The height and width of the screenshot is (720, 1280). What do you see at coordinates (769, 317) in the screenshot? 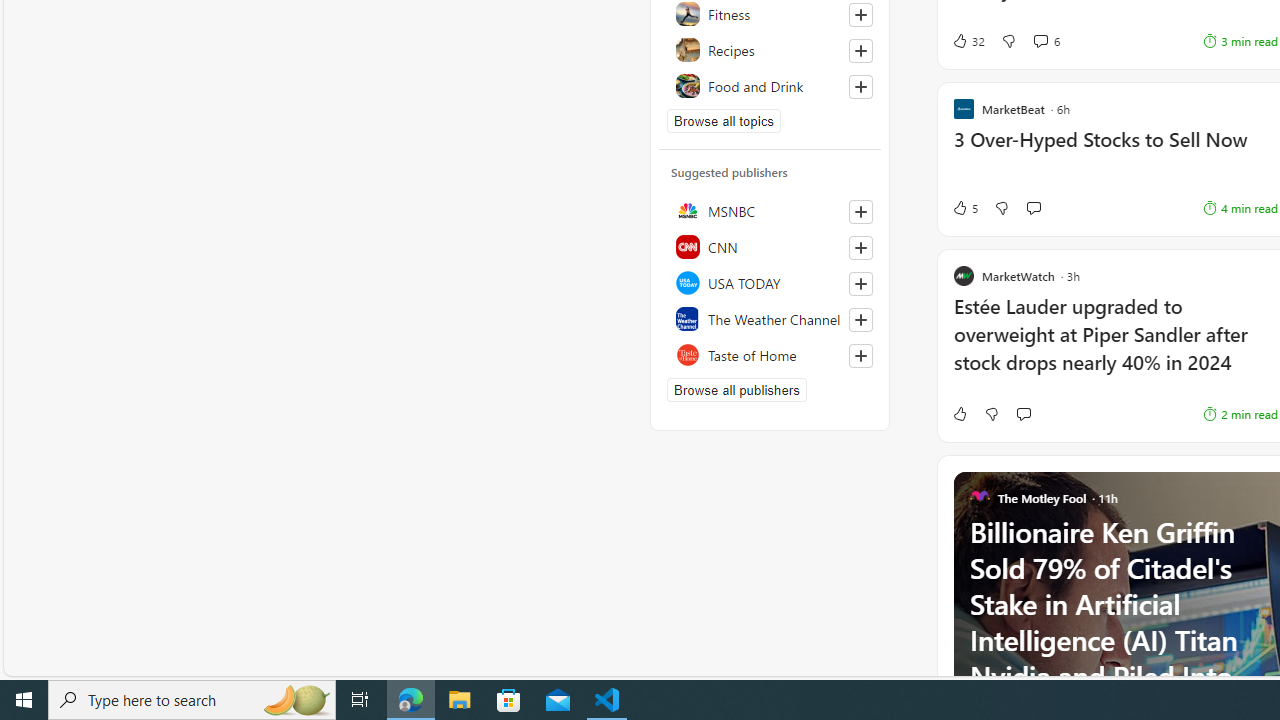
I see `'The Weather Channel'` at bounding box center [769, 317].